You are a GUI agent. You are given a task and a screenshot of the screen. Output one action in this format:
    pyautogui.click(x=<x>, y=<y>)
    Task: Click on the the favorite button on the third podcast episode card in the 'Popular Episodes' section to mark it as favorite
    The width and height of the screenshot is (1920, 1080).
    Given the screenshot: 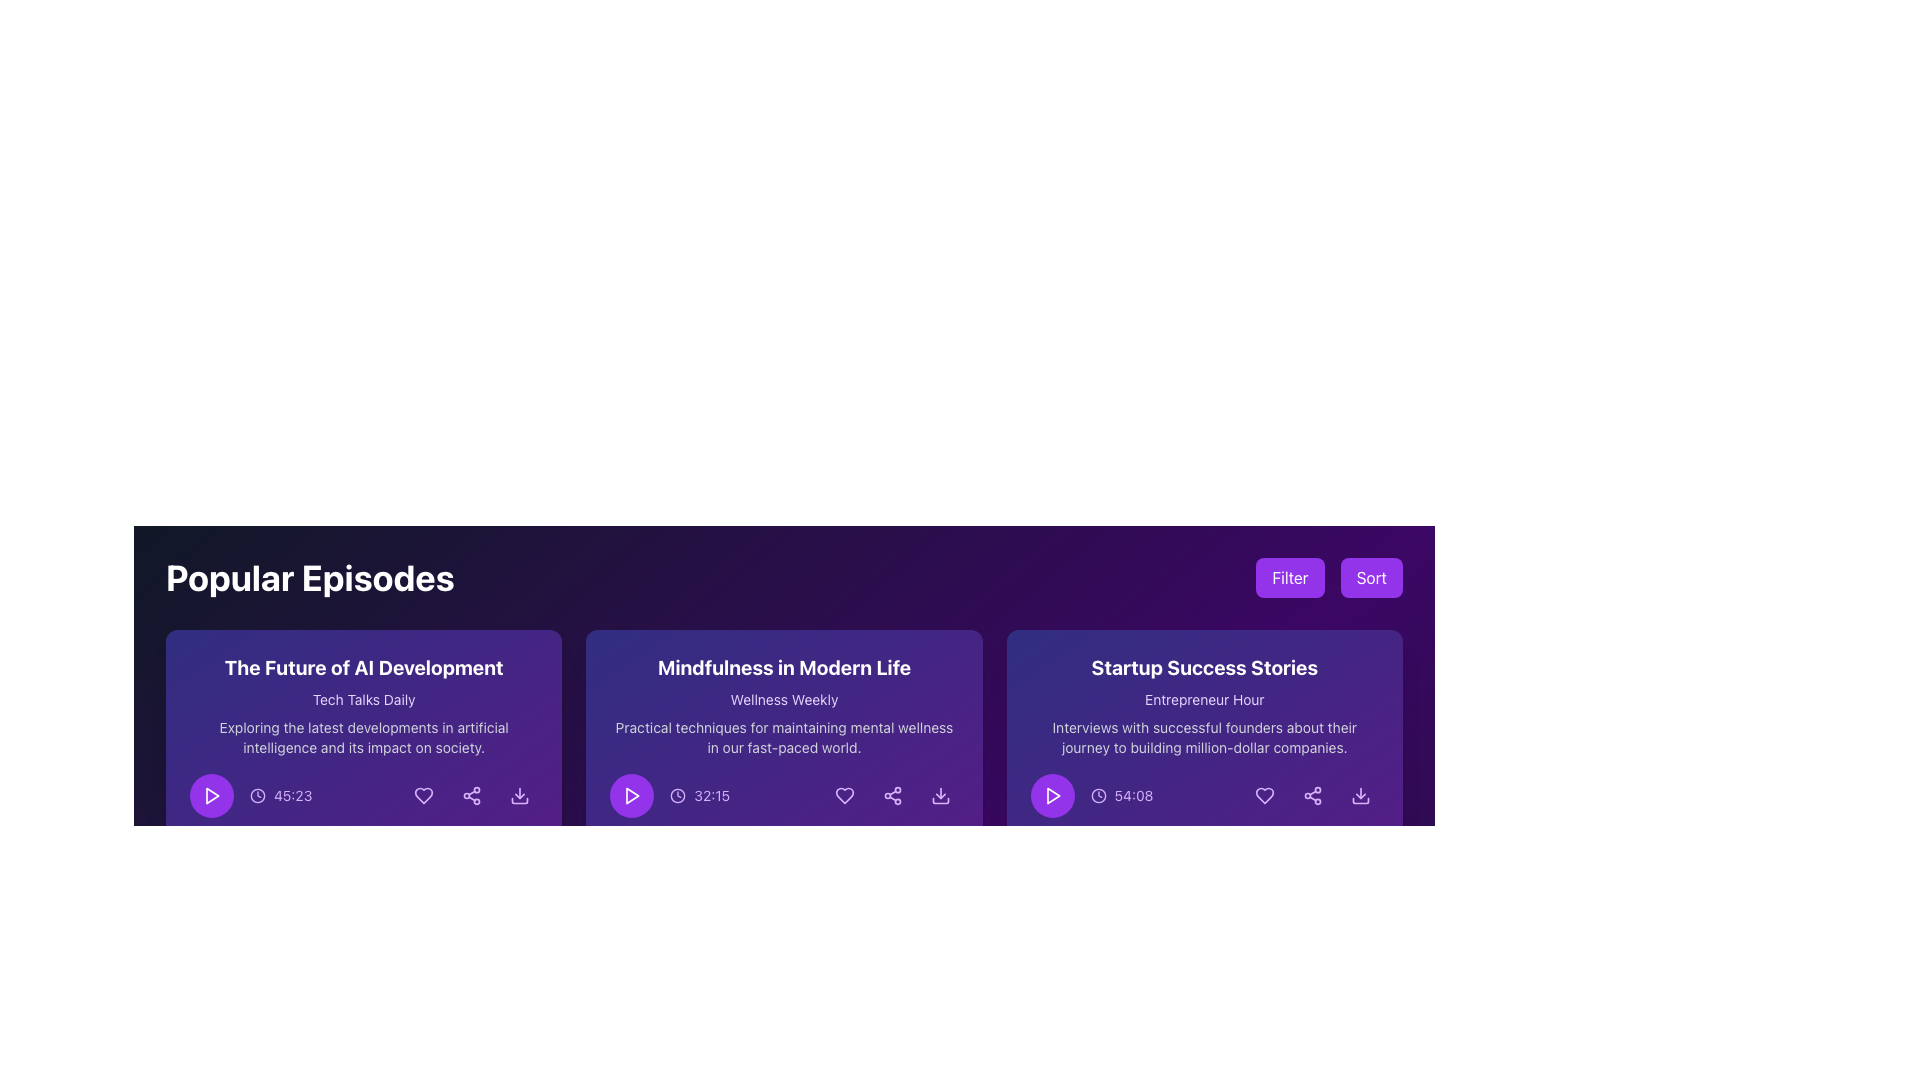 What is the action you would take?
    pyautogui.click(x=1203, y=763)
    